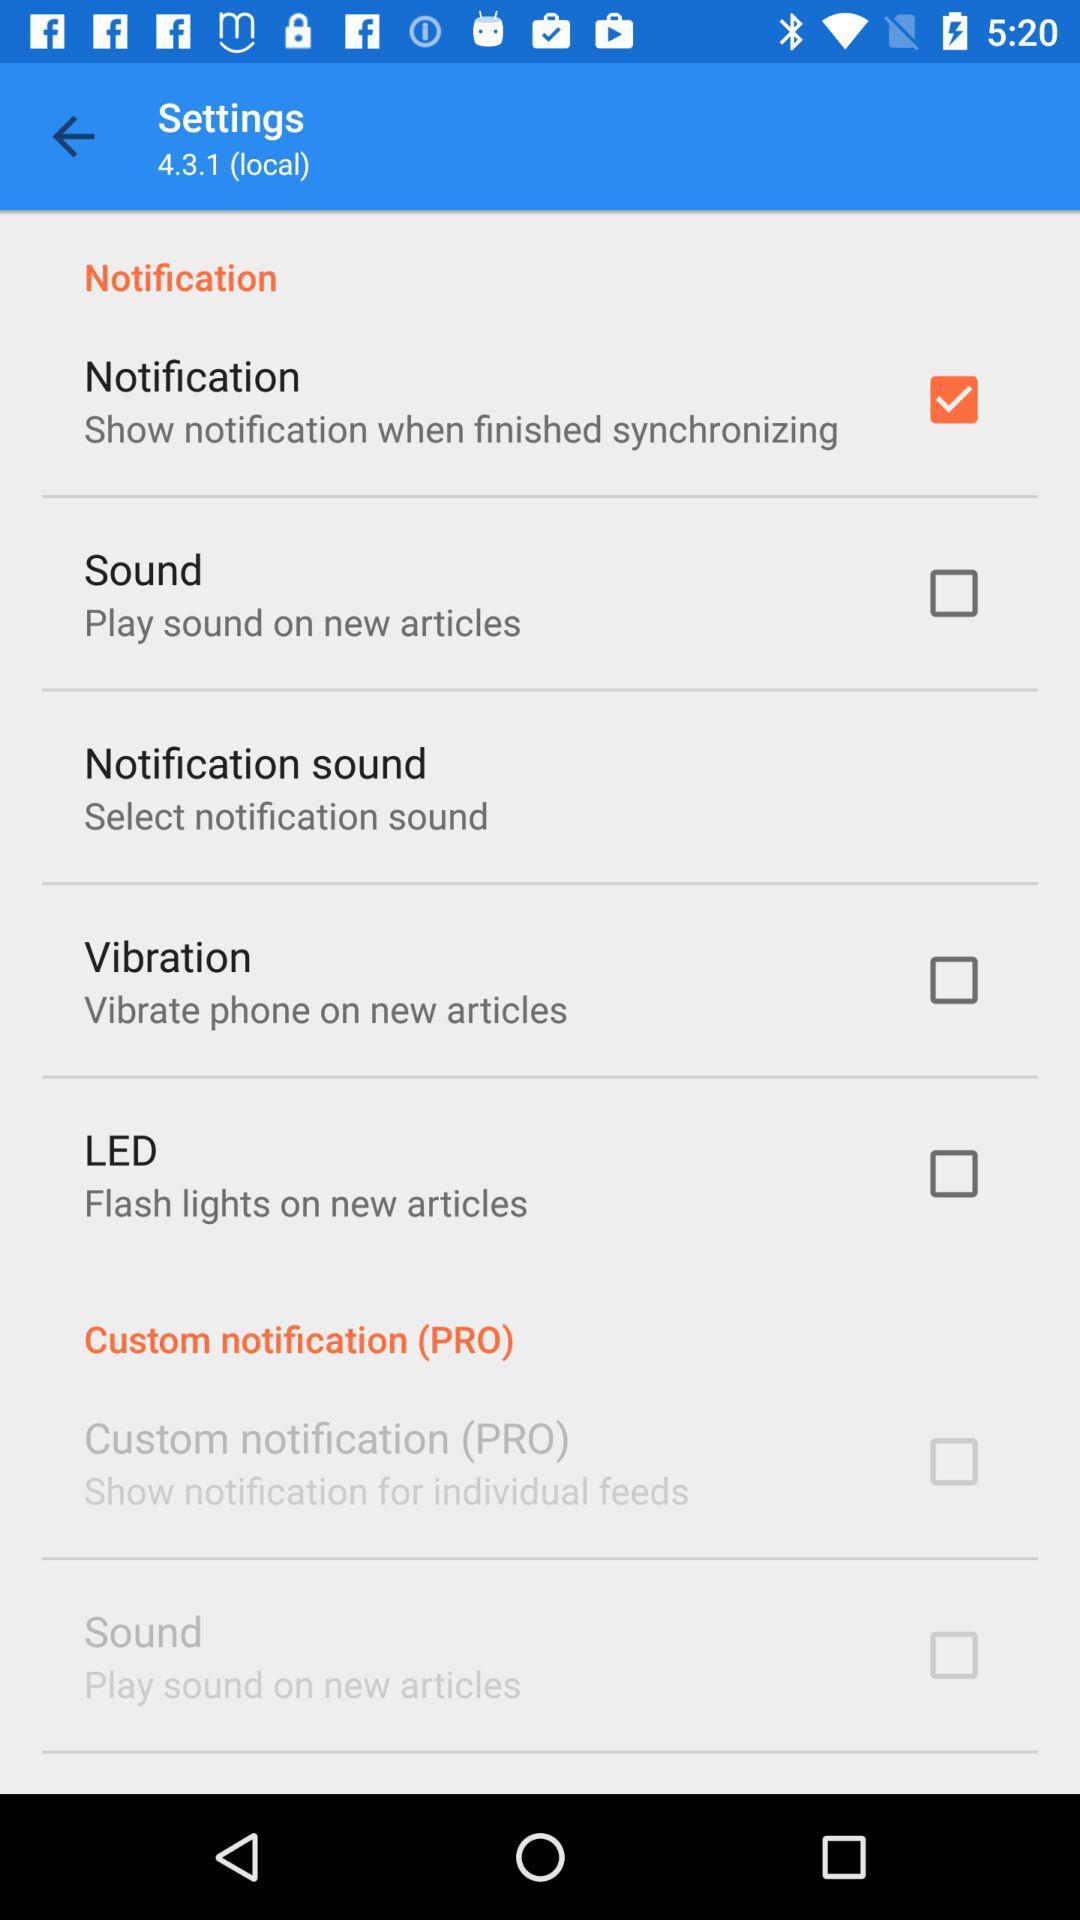 This screenshot has width=1080, height=1920. What do you see at coordinates (305, 1201) in the screenshot?
I see `icon above the custom notification (pro) item` at bounding box center [305, 1201].